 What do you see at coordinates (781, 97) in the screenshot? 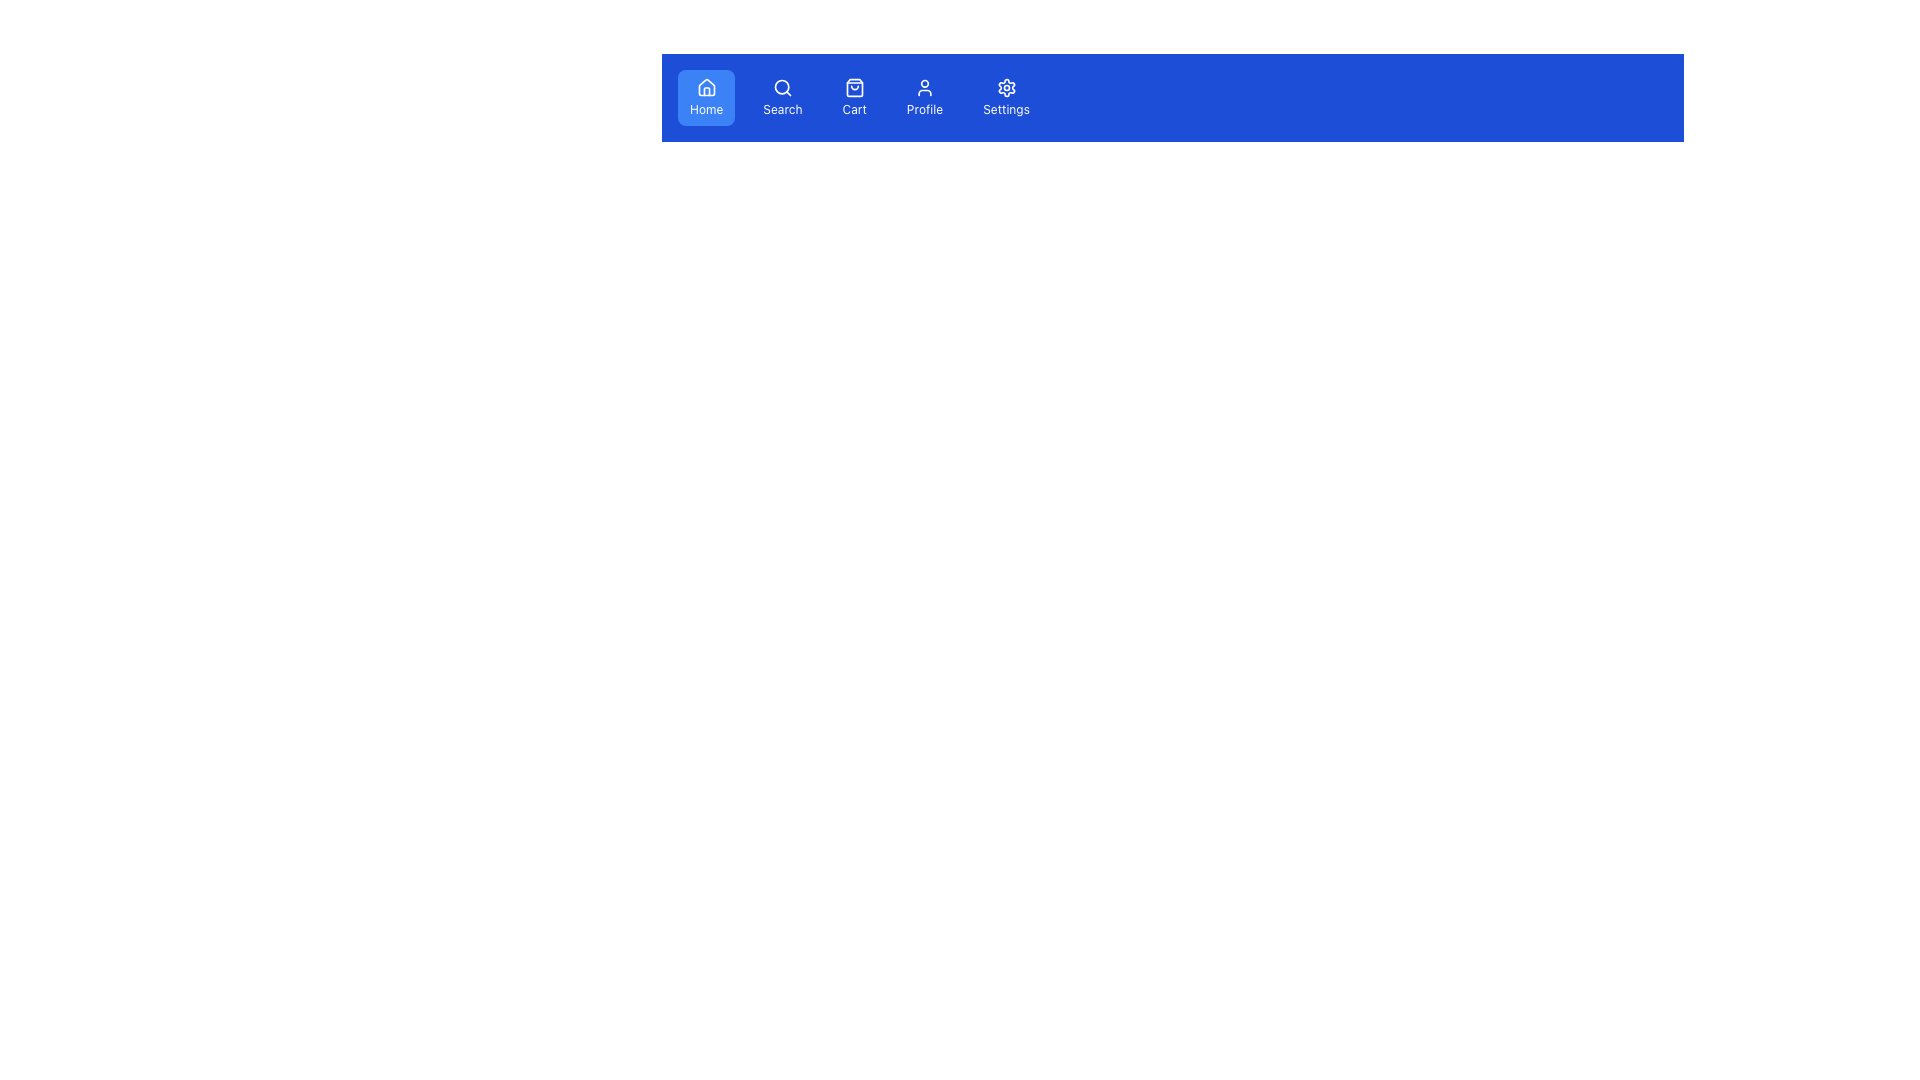
I see `the 'Search' button located in the top navigation bar` at bounding box center [781, 97].